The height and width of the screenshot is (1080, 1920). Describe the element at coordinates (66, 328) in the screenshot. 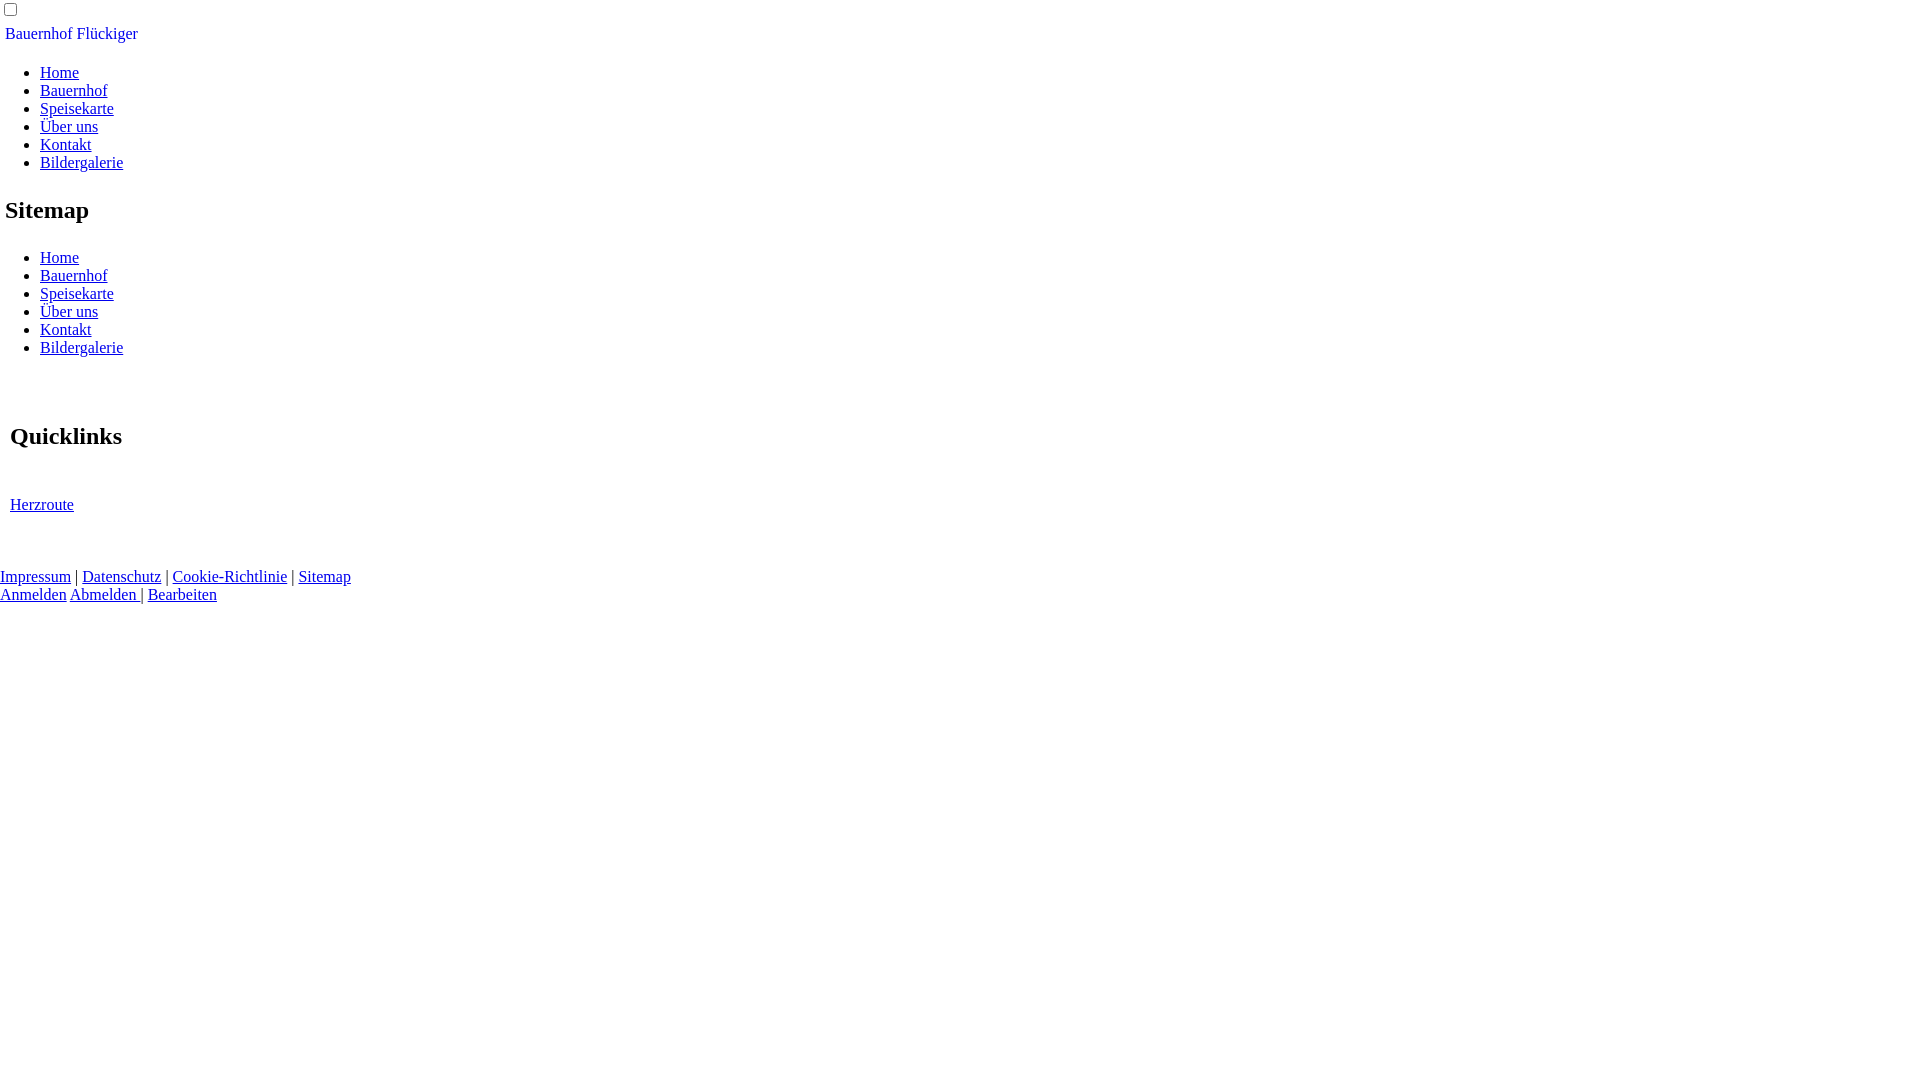

I see `'Kontakt'` at that location.